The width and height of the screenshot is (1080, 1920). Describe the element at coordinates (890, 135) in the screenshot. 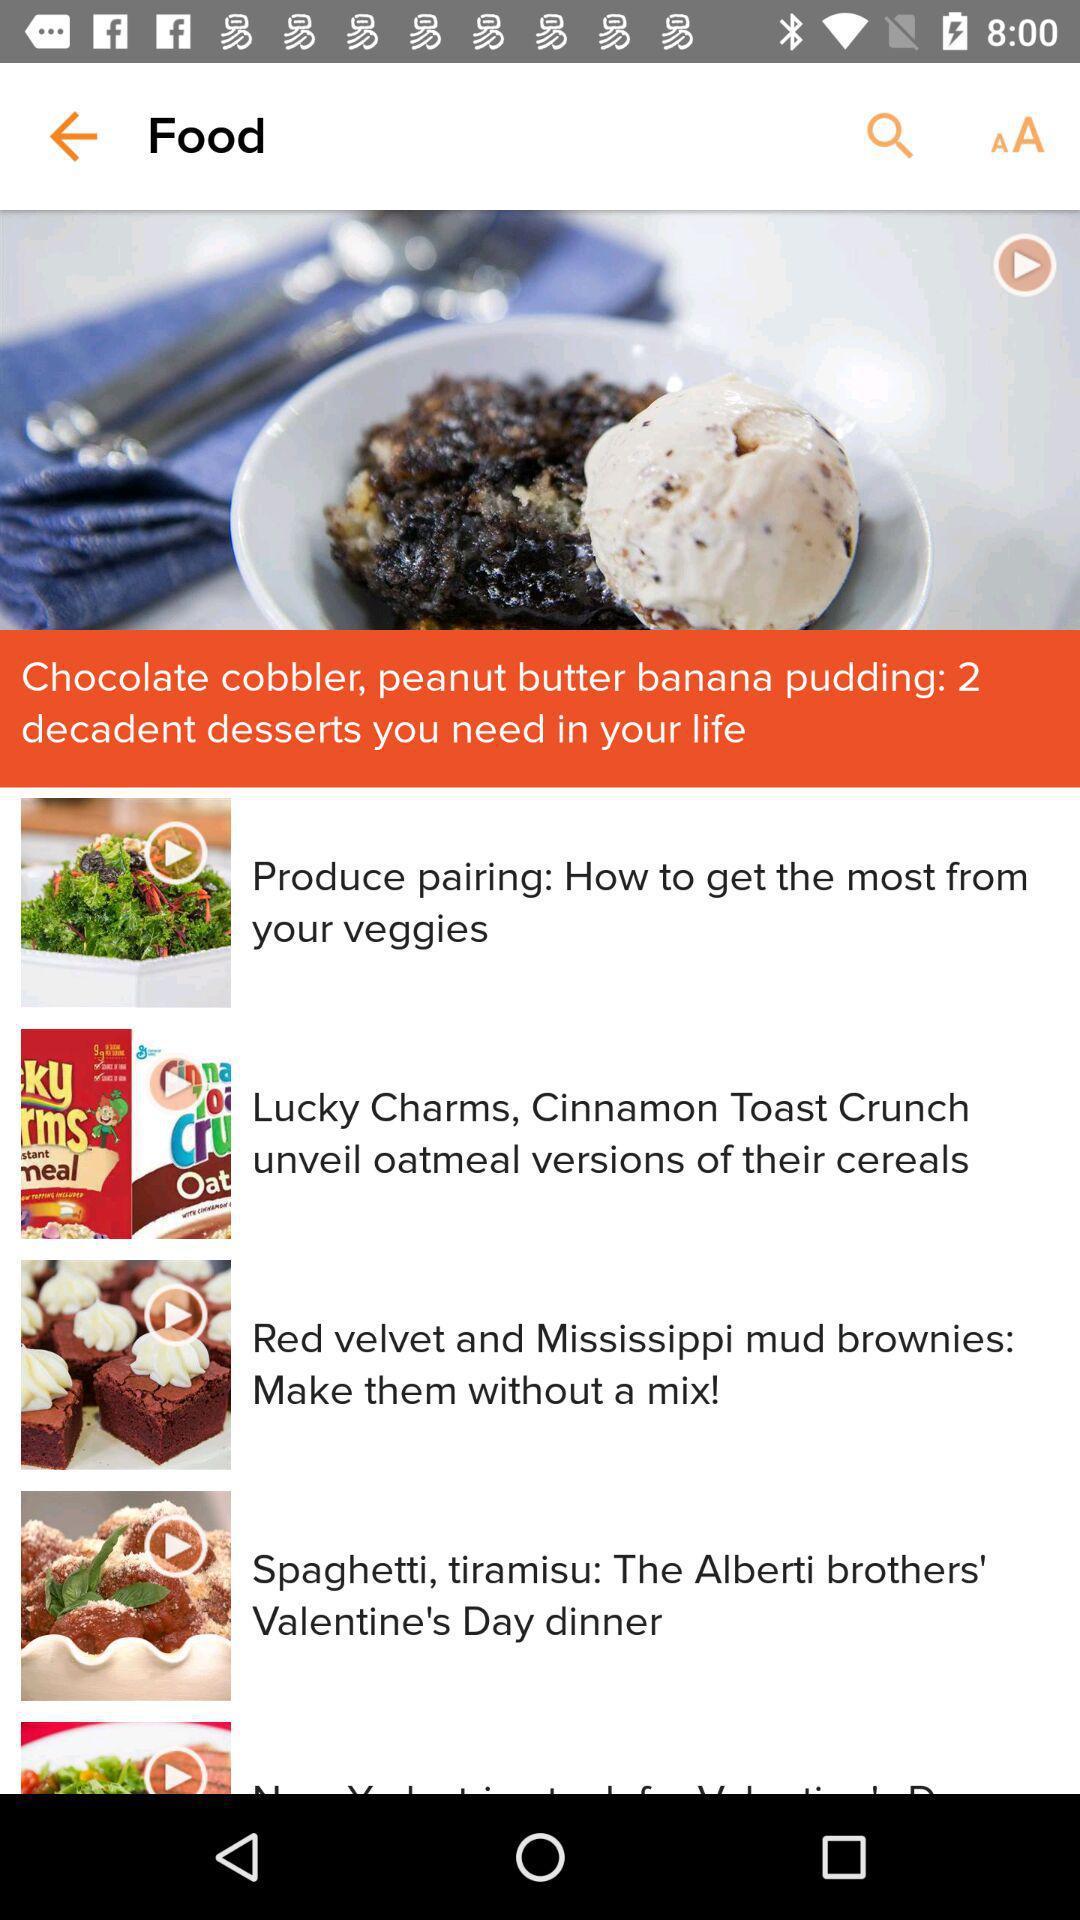

I see `the item to the right of food` at that location.